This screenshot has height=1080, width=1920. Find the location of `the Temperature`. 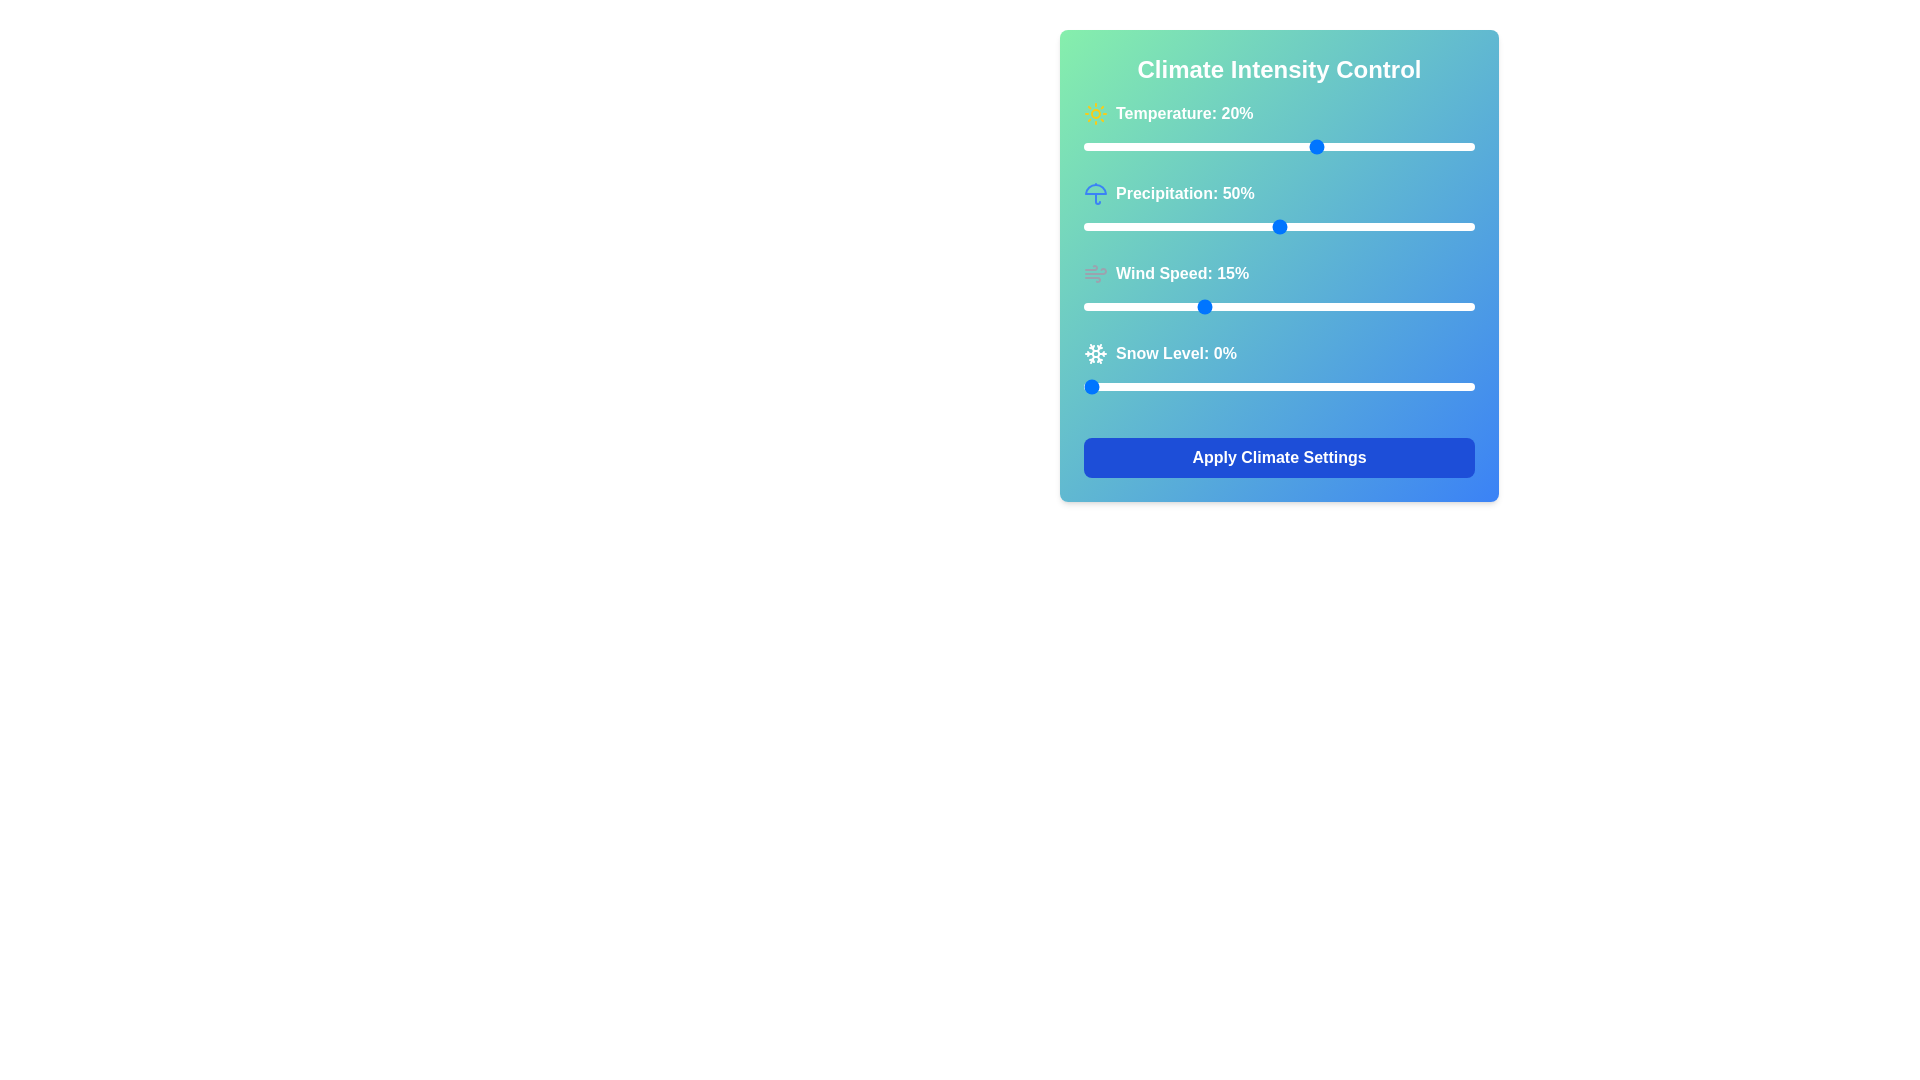

the Temperature is located at coordinates (1262, 145).